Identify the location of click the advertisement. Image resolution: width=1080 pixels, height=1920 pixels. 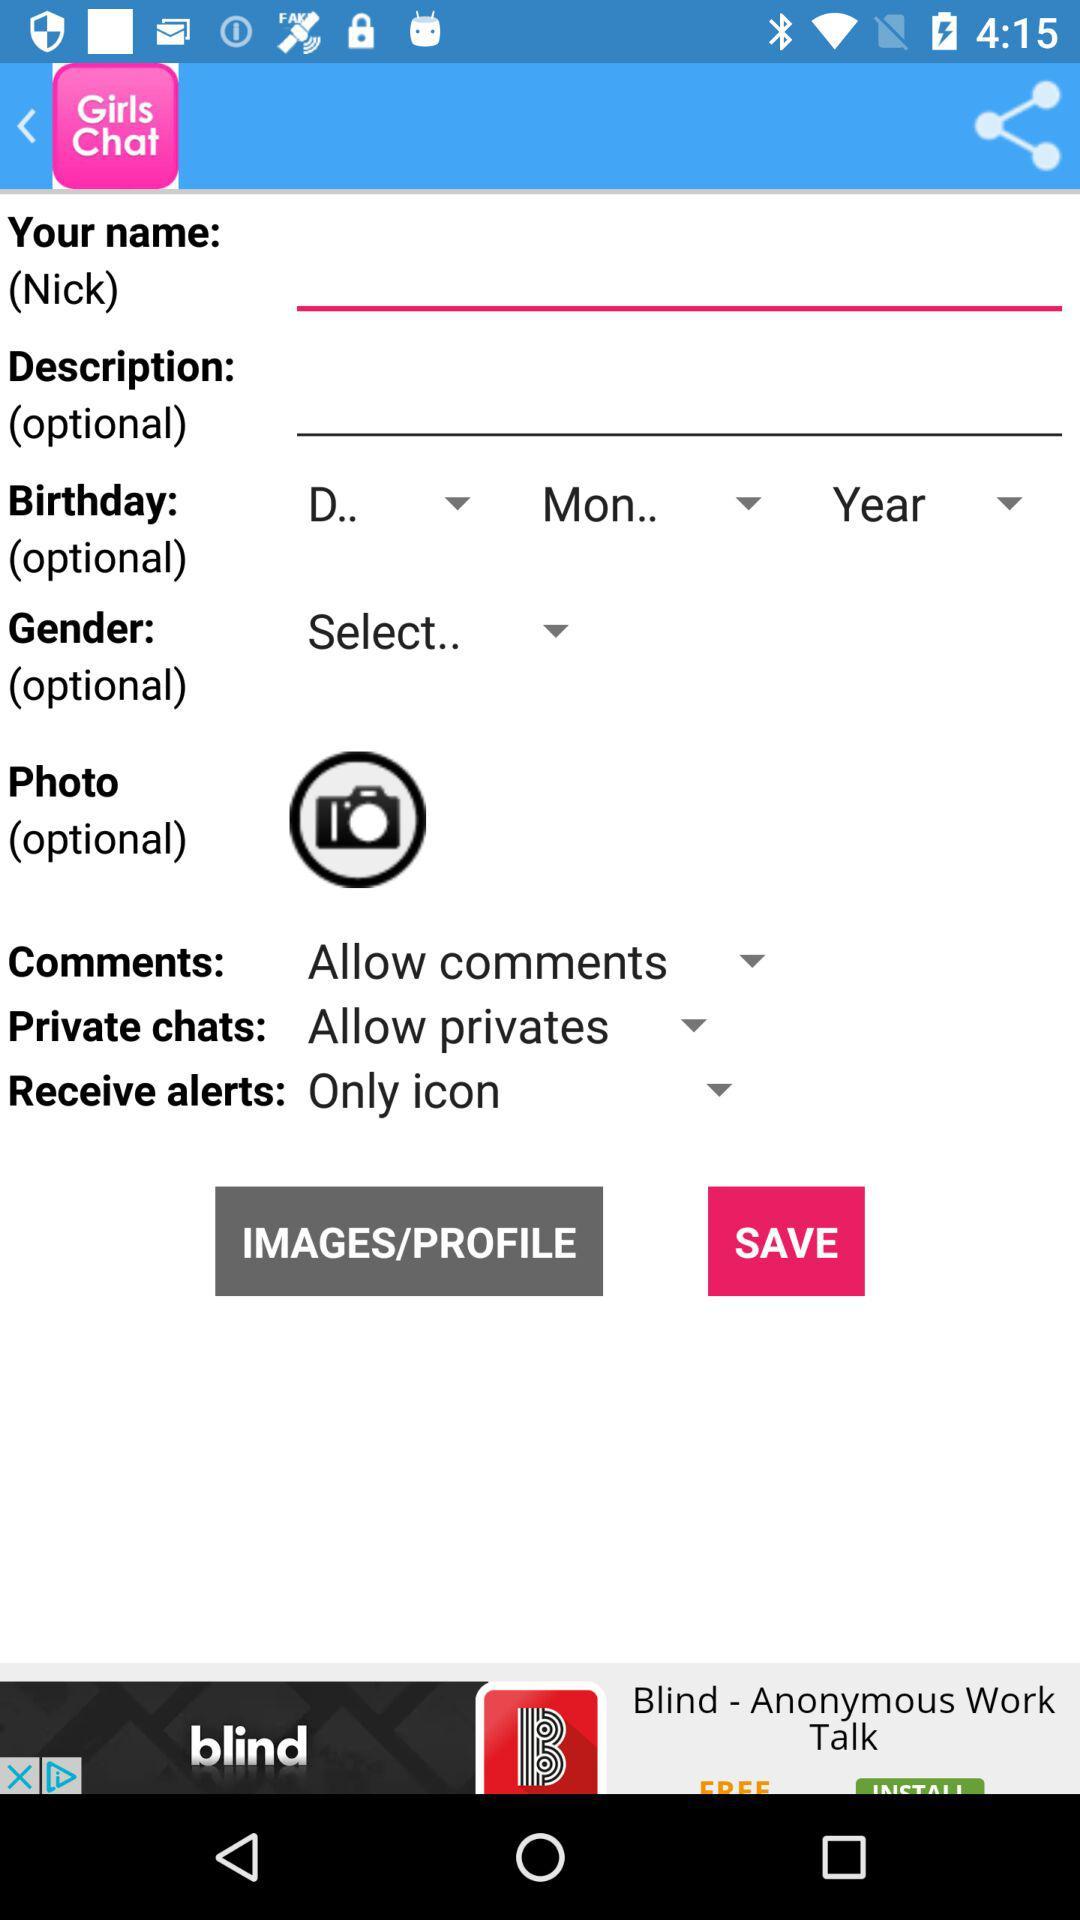
(540, 1727).